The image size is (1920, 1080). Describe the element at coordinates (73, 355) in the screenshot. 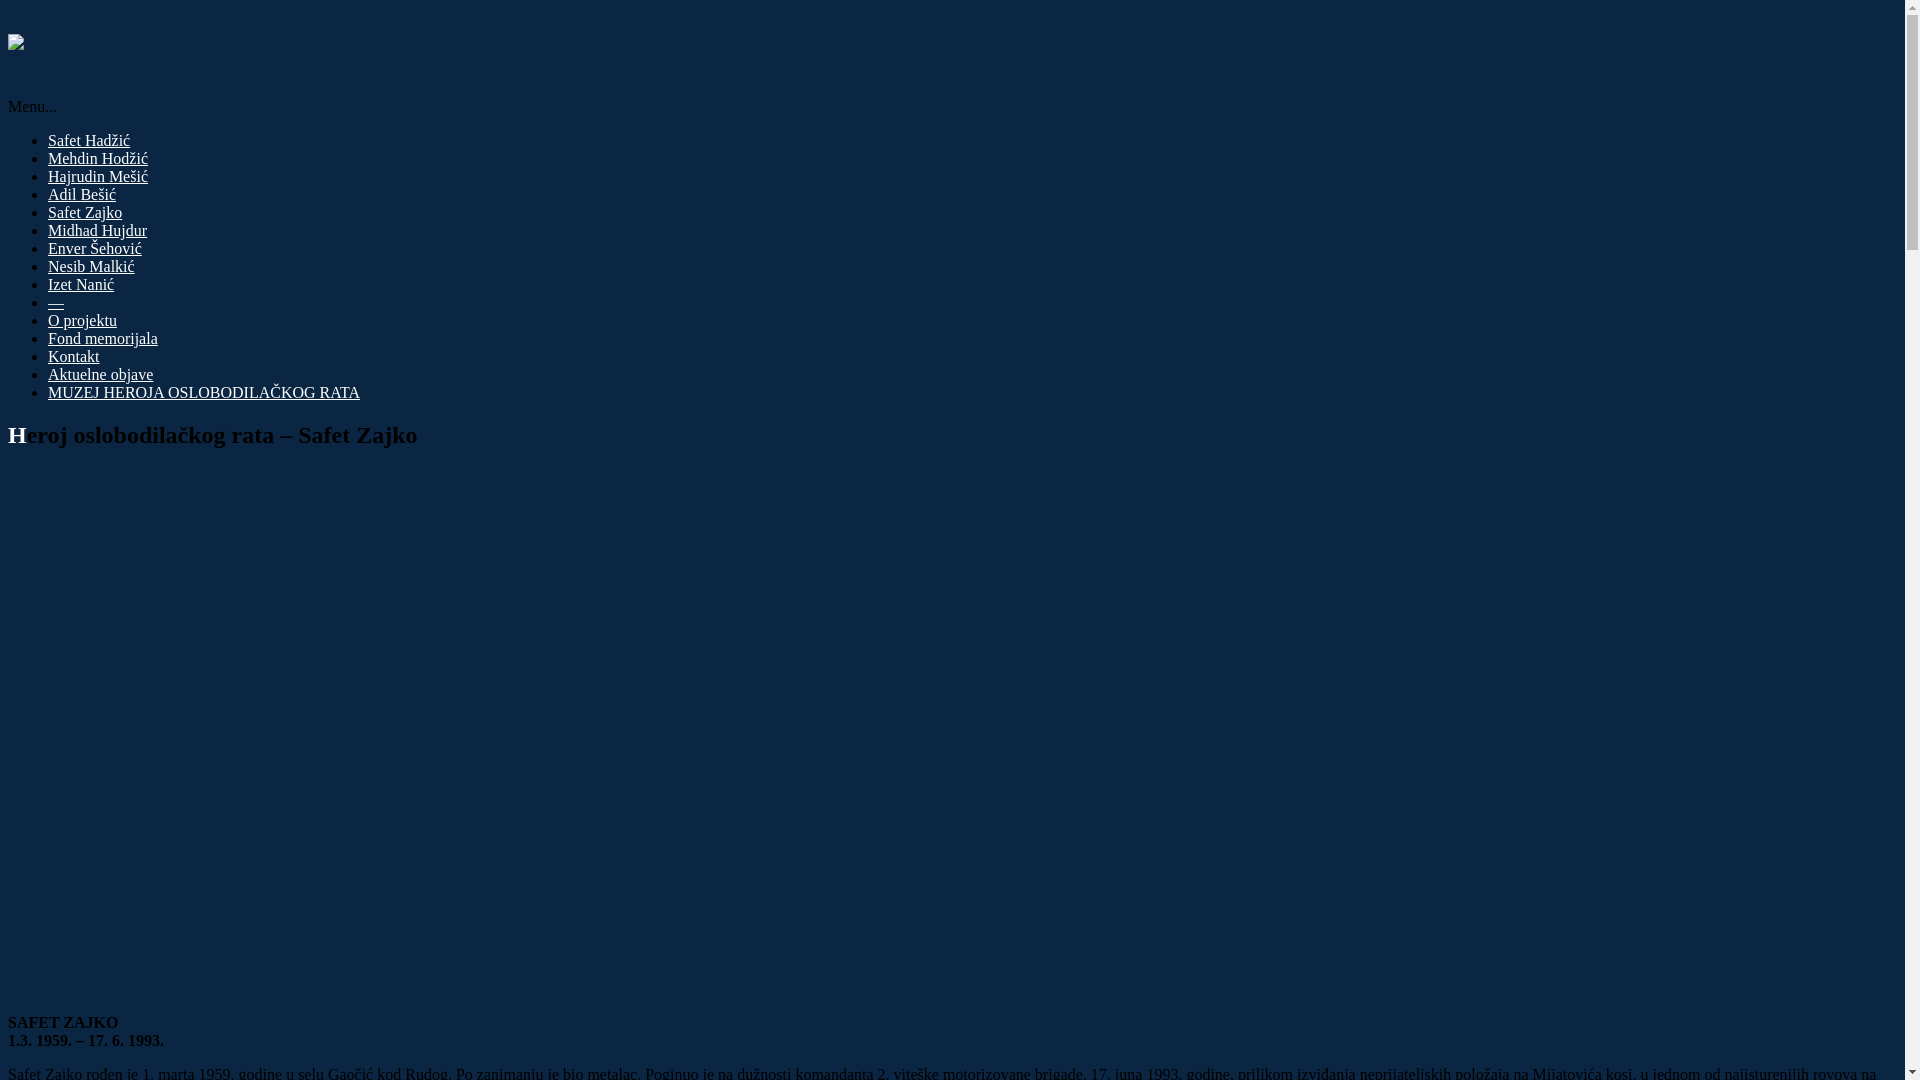

I see `'Kontakt'` at that location.